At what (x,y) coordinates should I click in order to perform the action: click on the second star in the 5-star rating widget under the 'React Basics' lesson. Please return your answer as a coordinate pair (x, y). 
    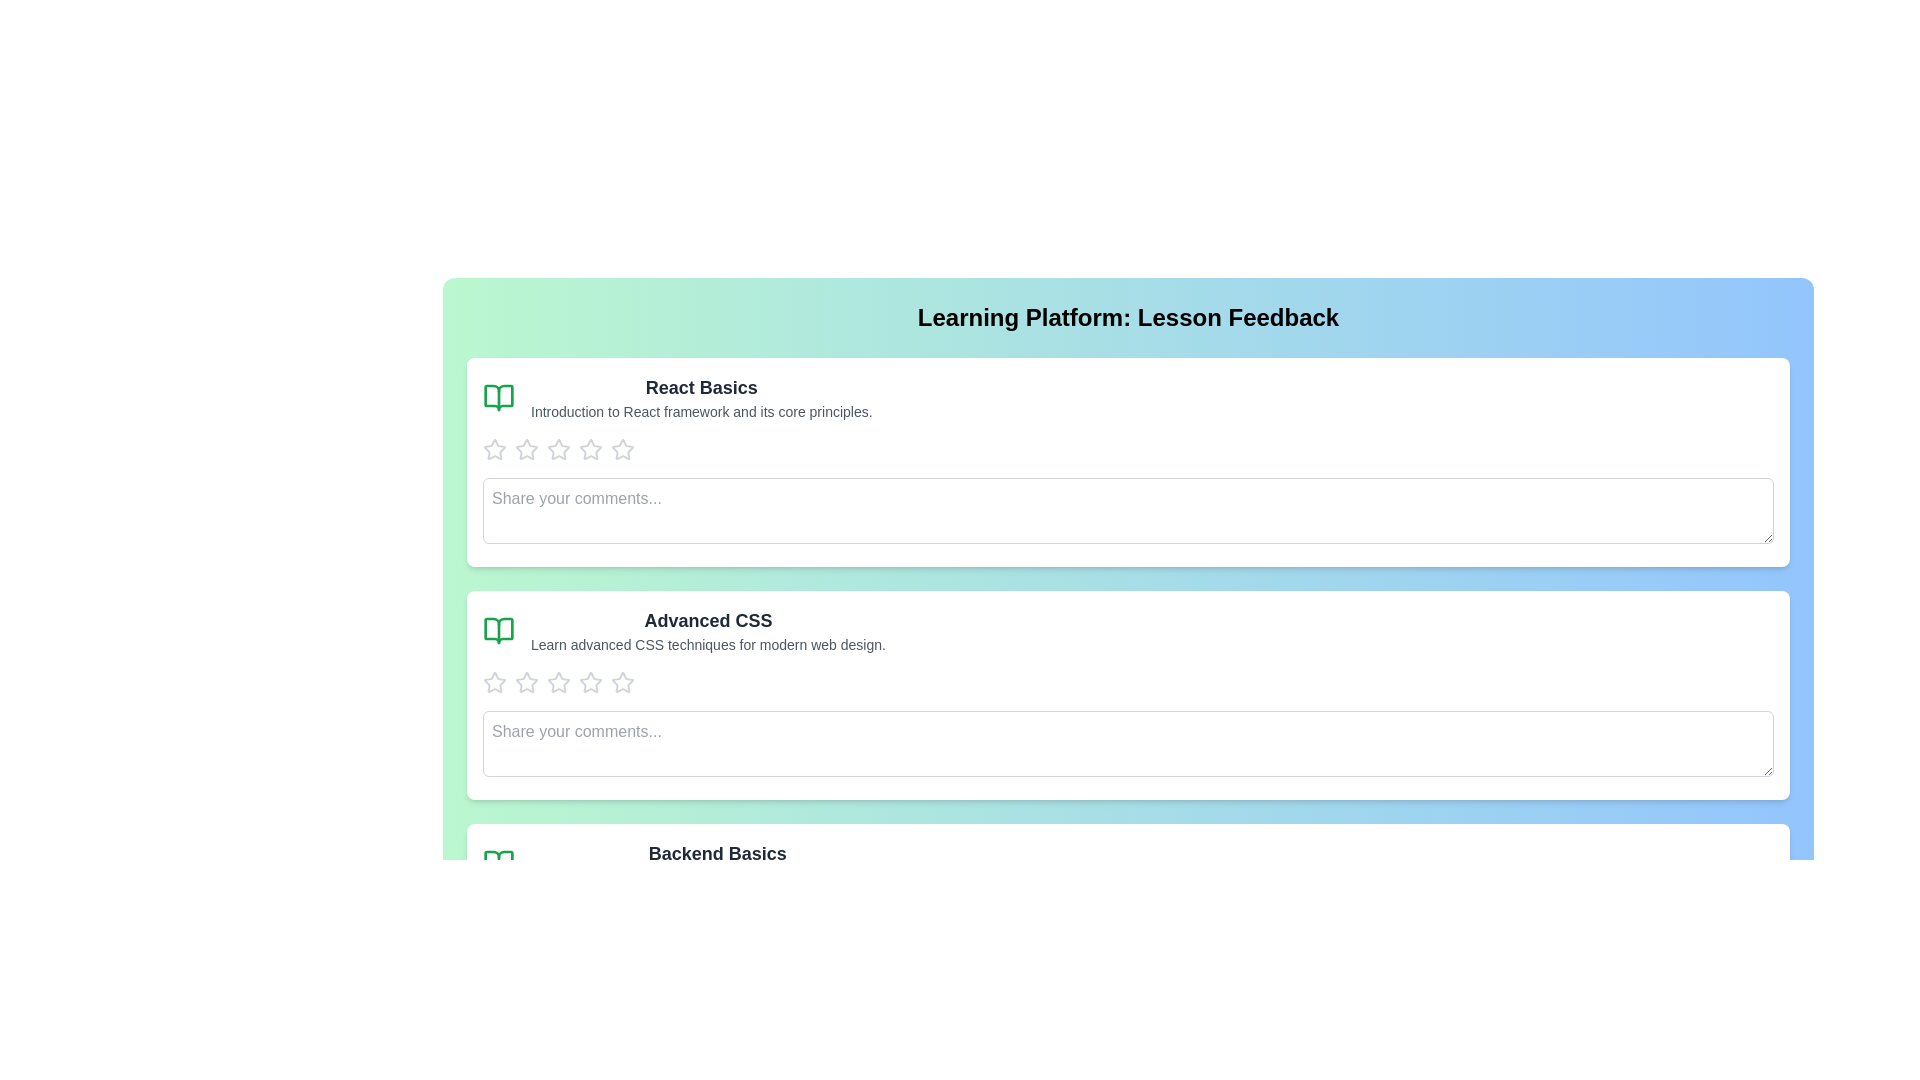
    Looking at the image, I should click on (558, 448).